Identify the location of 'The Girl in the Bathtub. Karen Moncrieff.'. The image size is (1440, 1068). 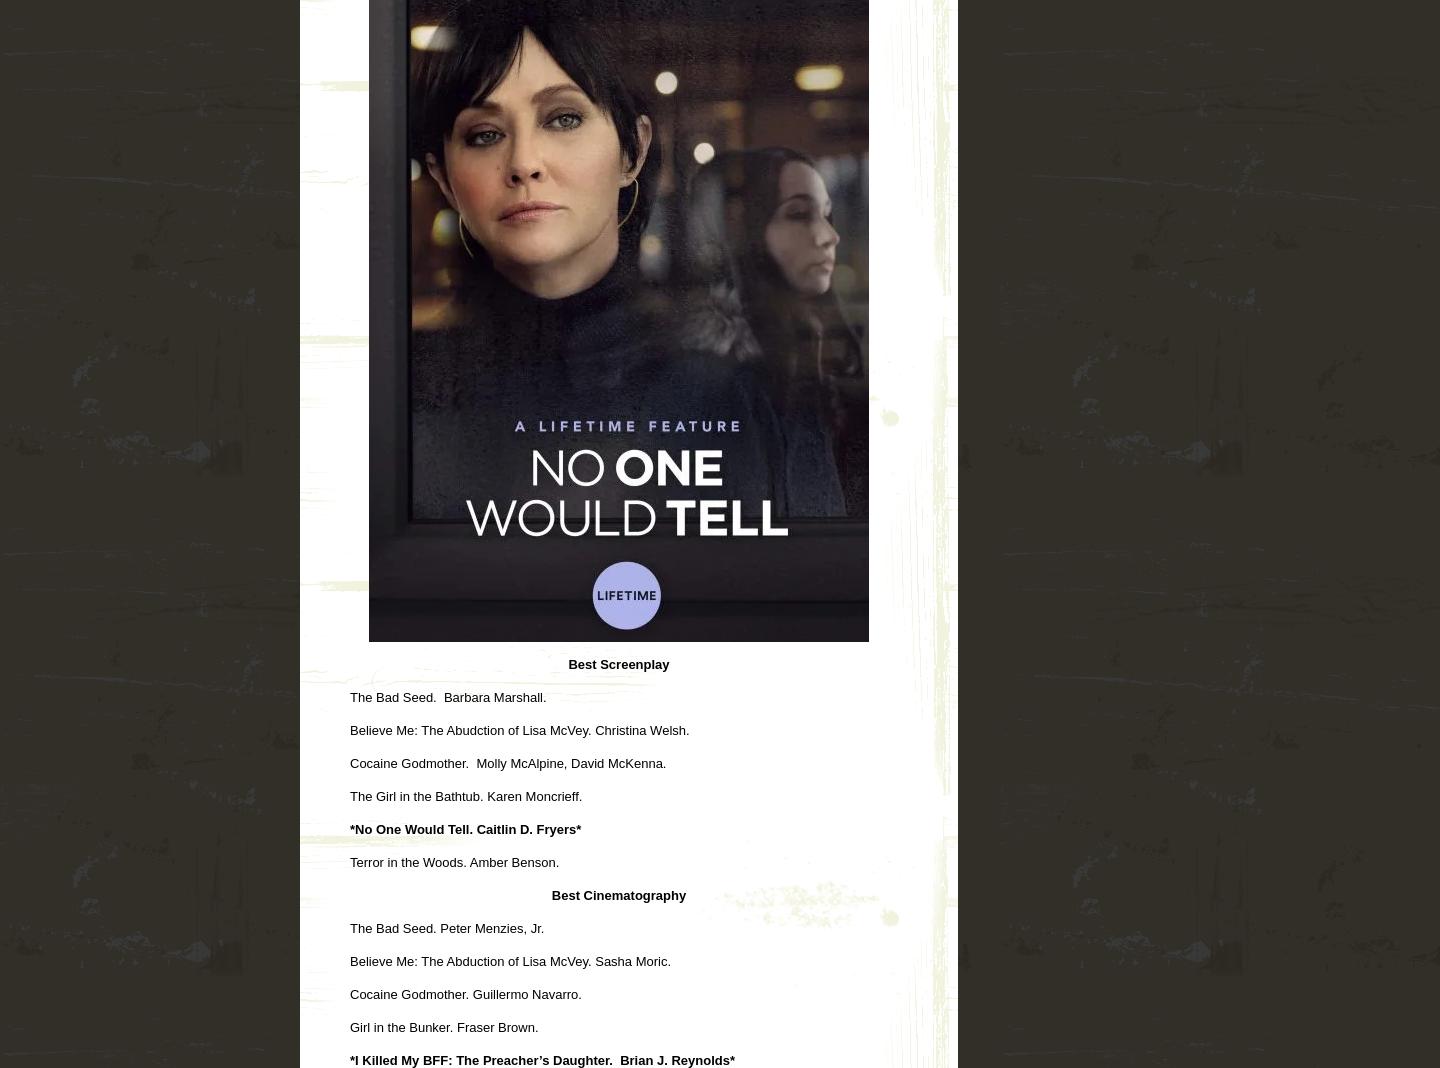
(350, 795).